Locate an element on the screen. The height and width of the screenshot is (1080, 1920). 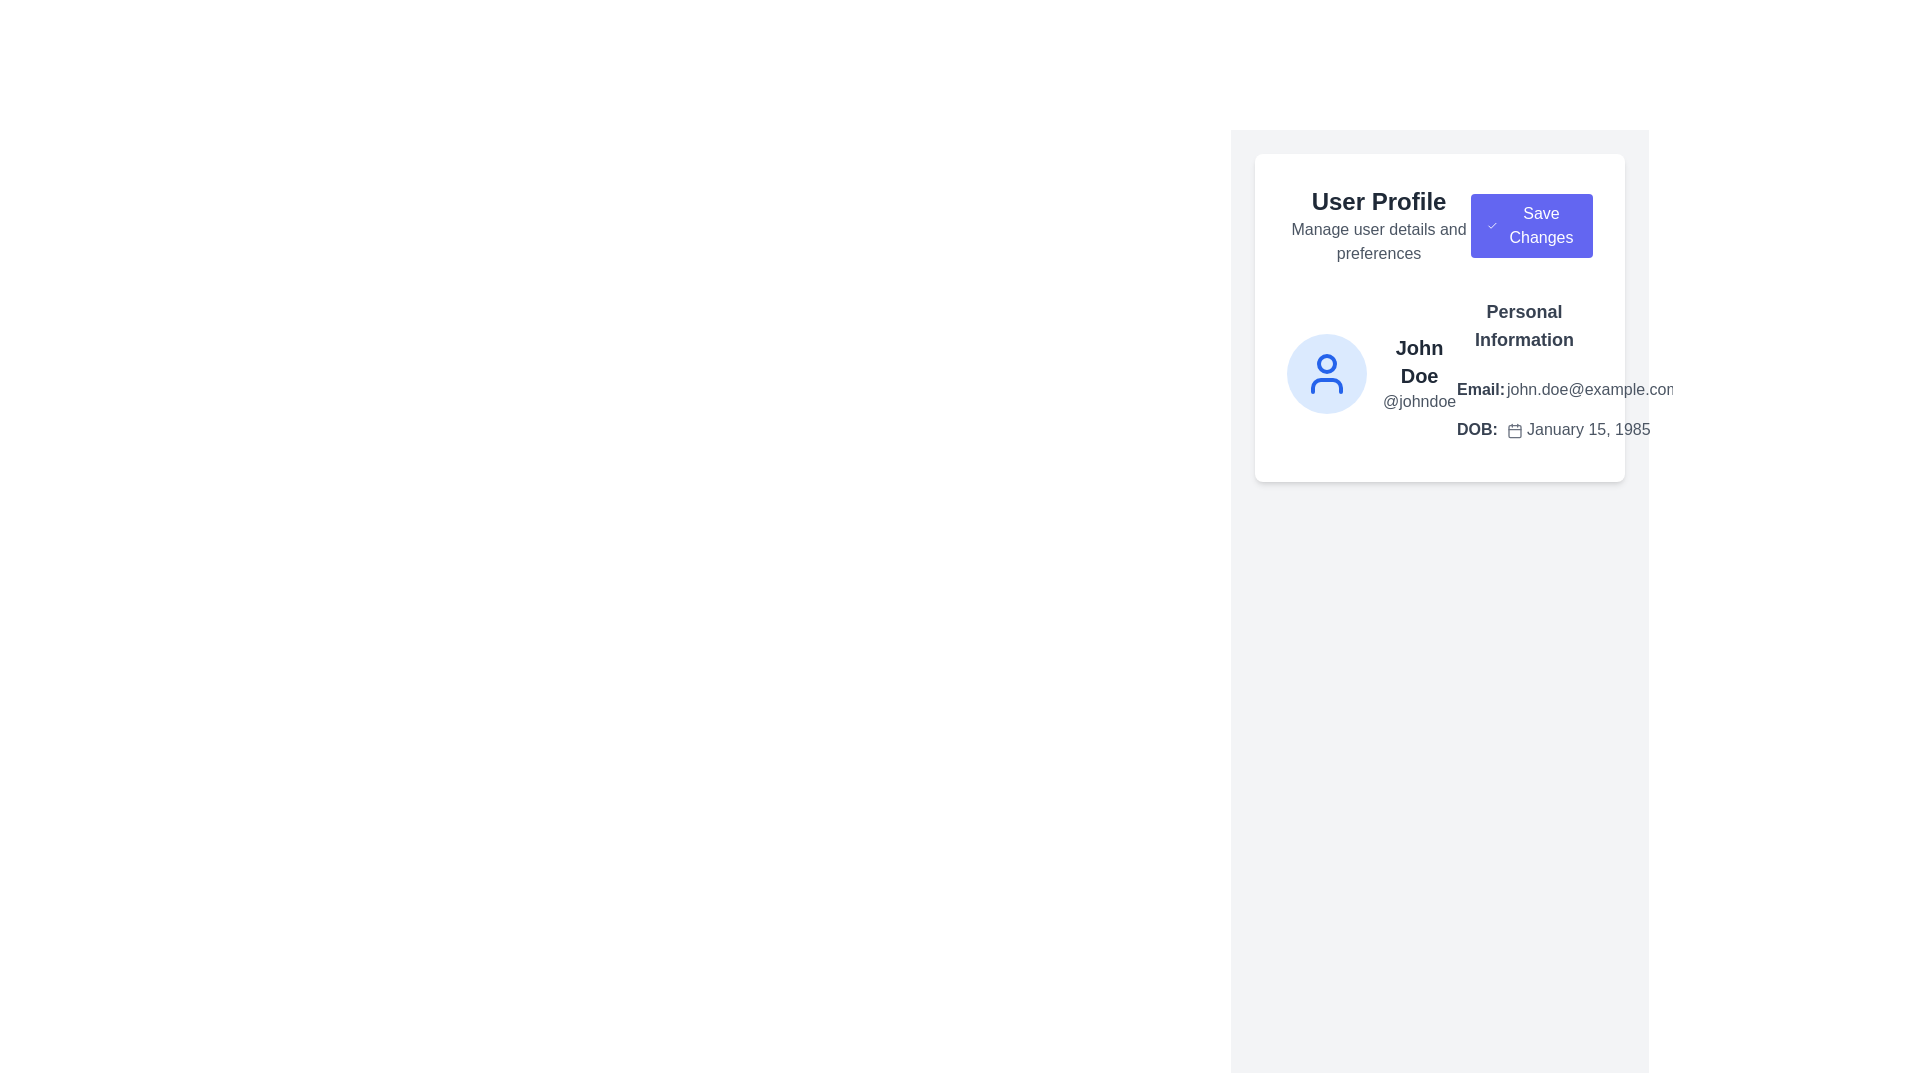
descriptive text of the 'User Profile' header and 'Save Changes' button located at the top part of the user profile settings card is located at coordinates (1440, 225).